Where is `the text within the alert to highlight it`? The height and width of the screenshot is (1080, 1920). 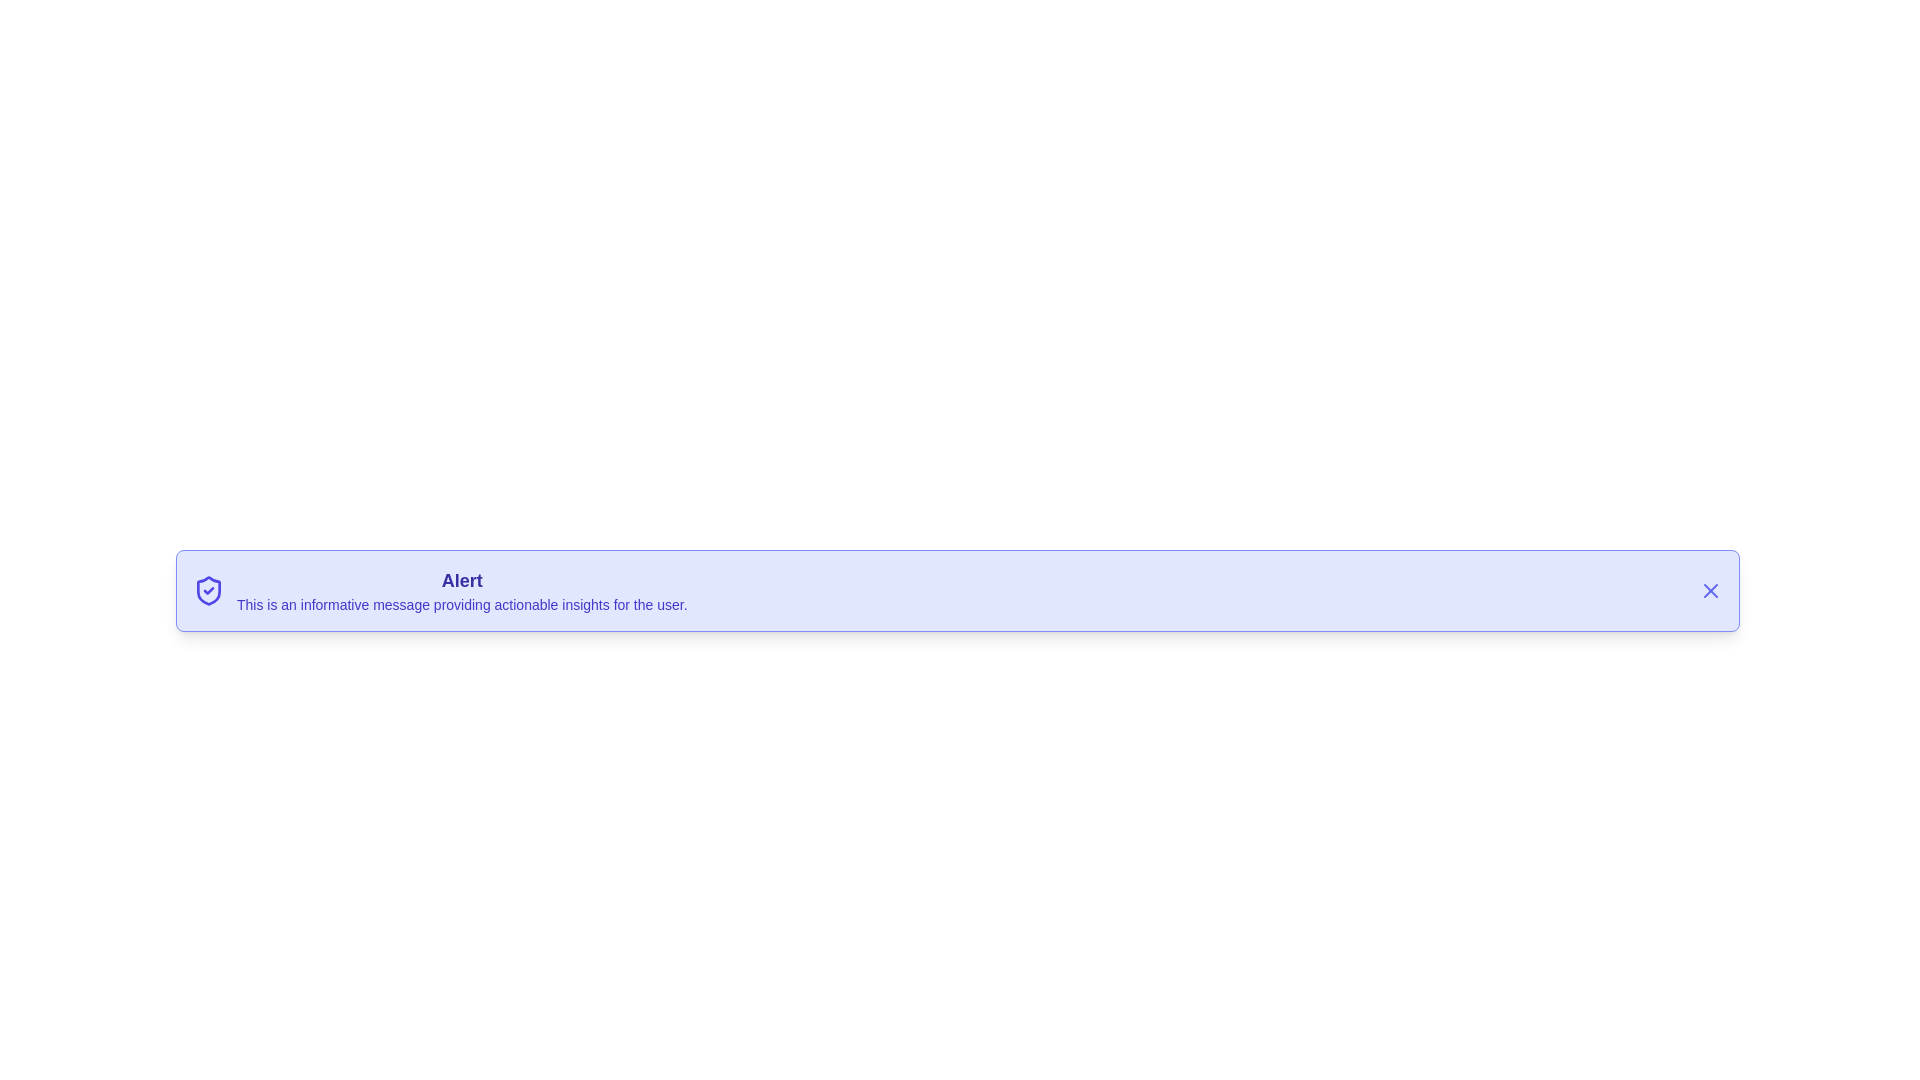 the text within the alert to highlight it is located at coordinates (460, 589).